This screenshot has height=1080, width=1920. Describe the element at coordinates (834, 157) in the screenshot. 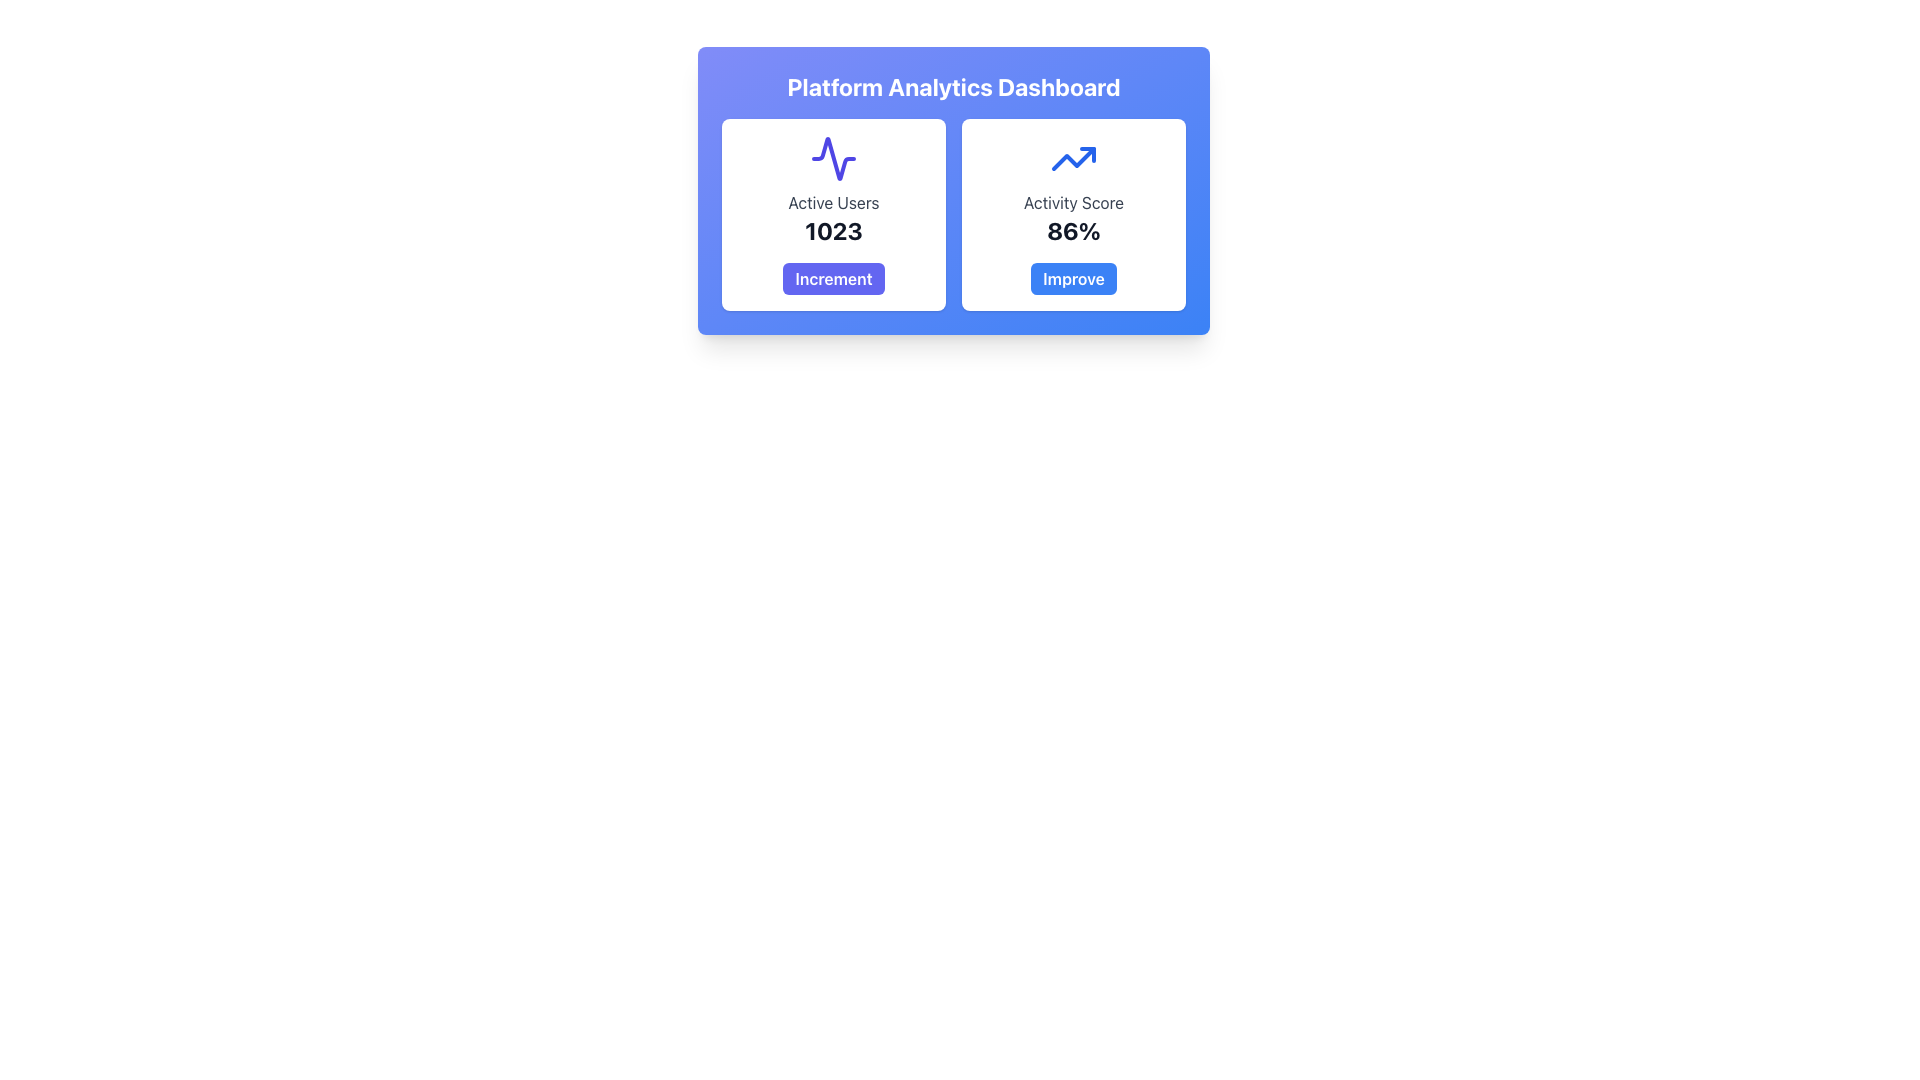

I see `the activity icon located at the top-center of the 'Active Users' card in the 'Platform Analytics Dashboard', which is positioned above the numeric value '1023' and the button labeled 'Increment'` at that location.